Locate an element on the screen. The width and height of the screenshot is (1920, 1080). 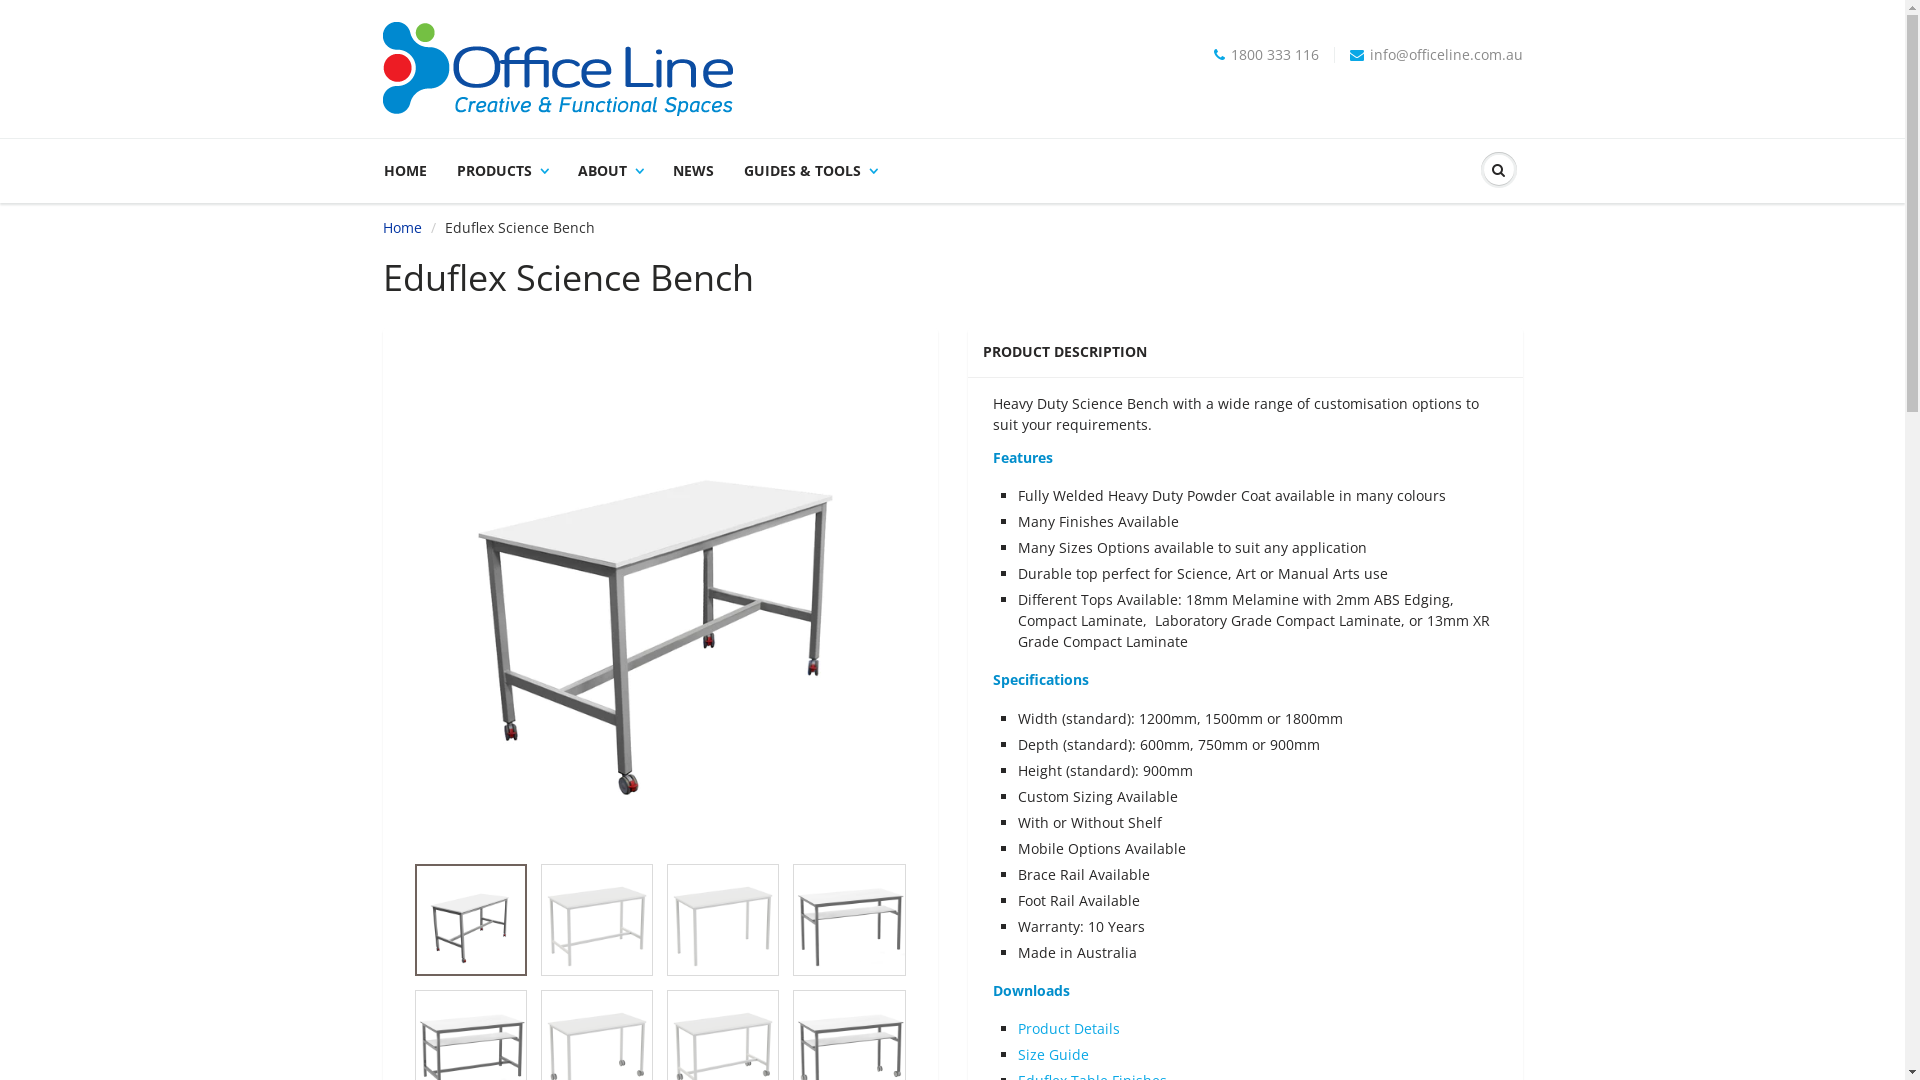
'NEWS' is located at coordinates (693, 169).